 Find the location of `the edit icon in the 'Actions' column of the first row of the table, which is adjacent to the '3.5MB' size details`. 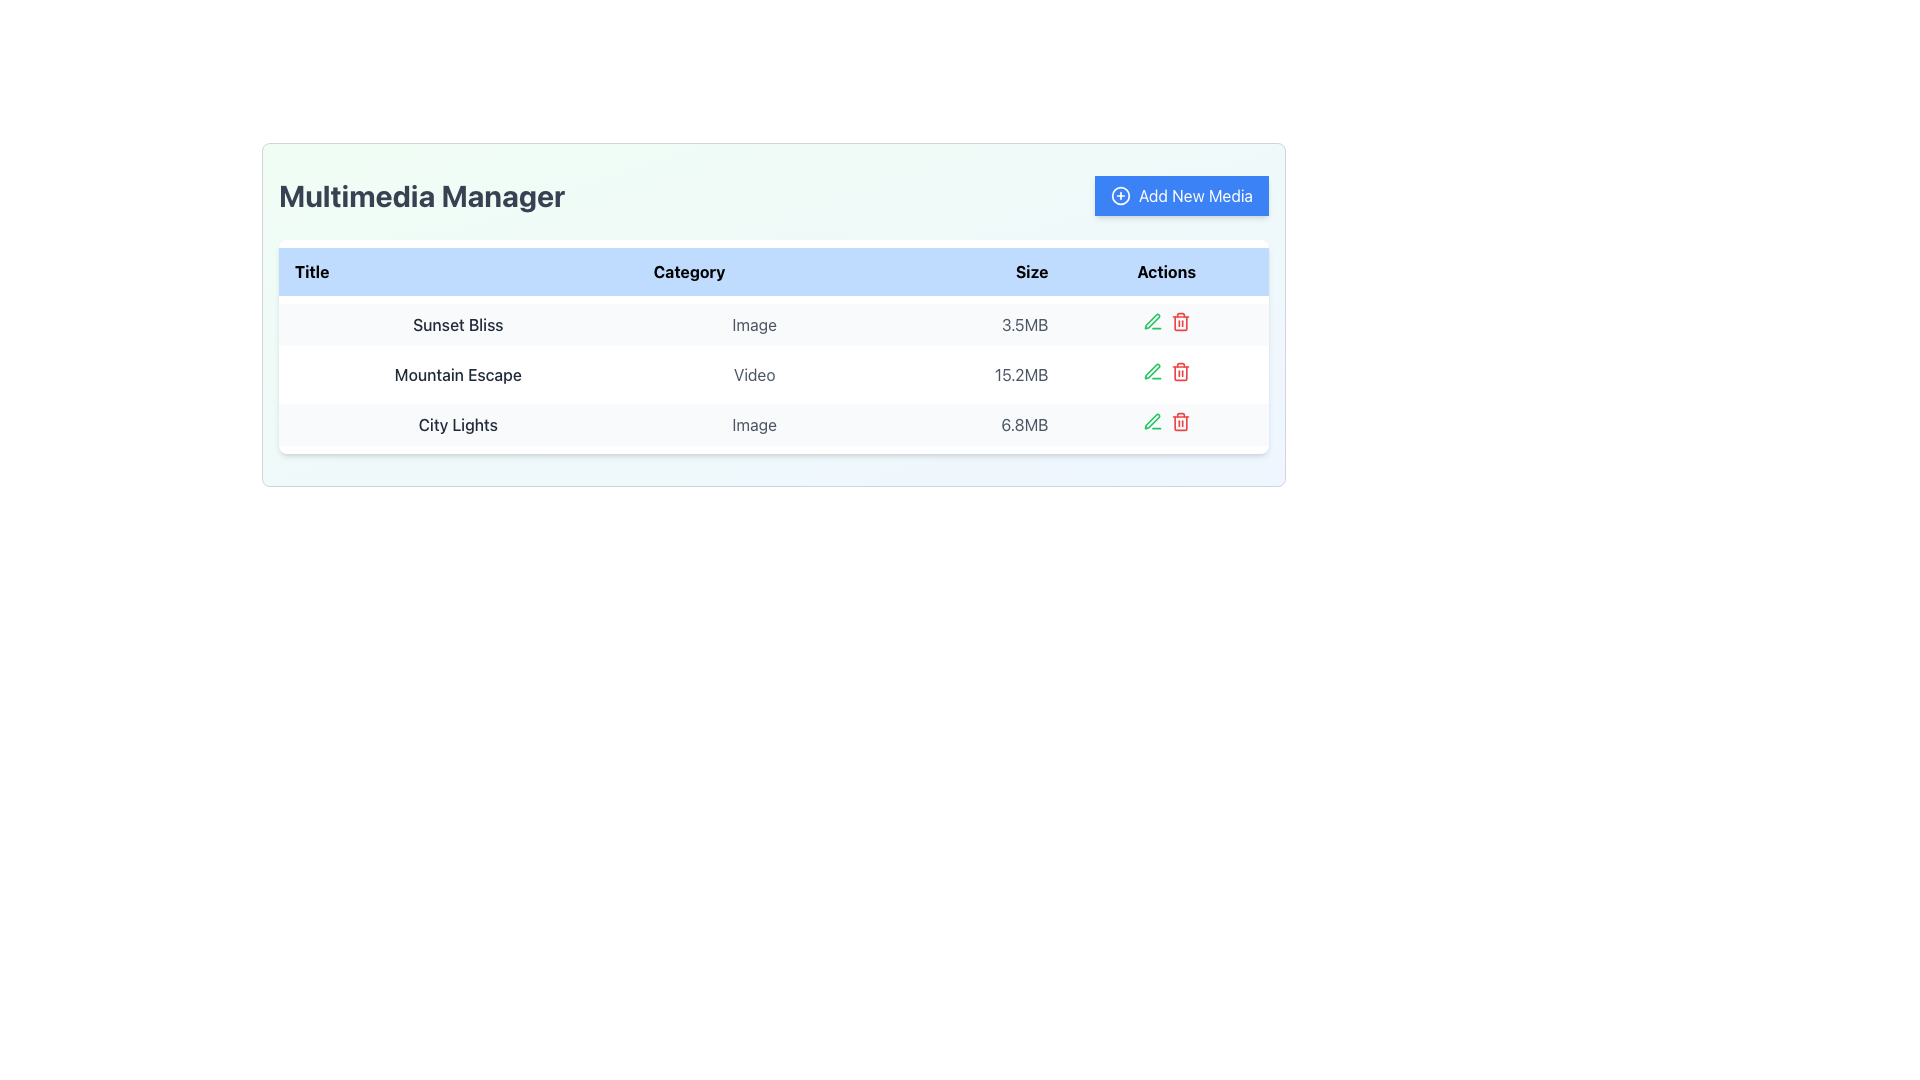

the edit icon in the 'Actions' column of the first row of the table, which is adjacent to the '3.5MB' size details is located at coordinates (1152, 320).